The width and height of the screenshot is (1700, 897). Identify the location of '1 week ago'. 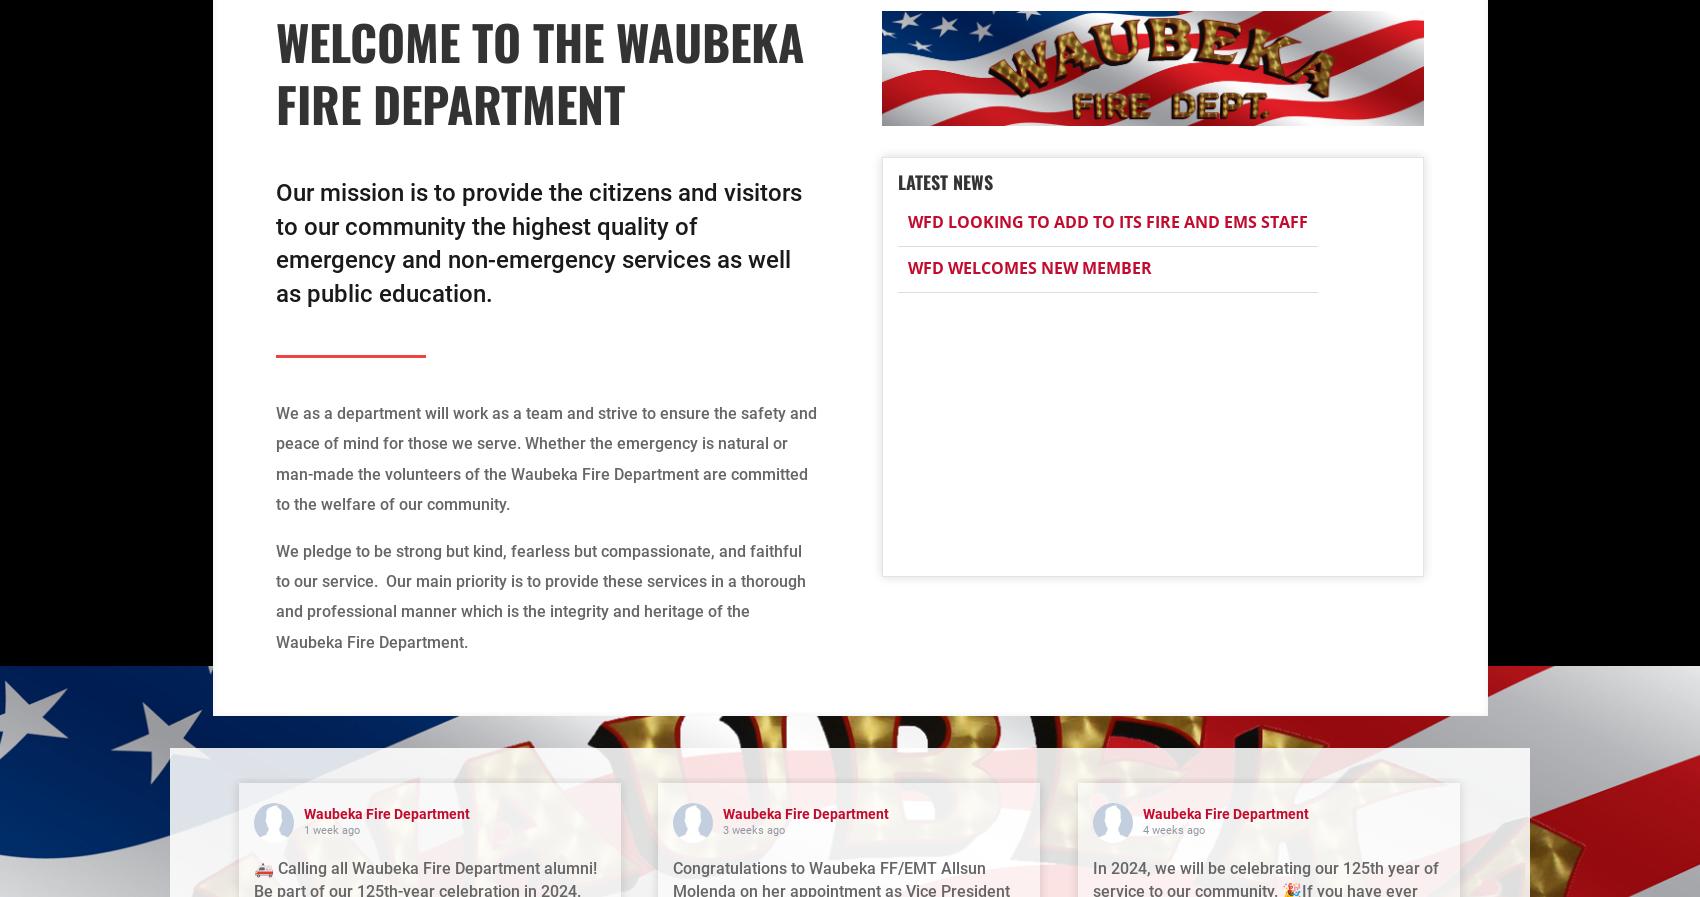
(329, 829).